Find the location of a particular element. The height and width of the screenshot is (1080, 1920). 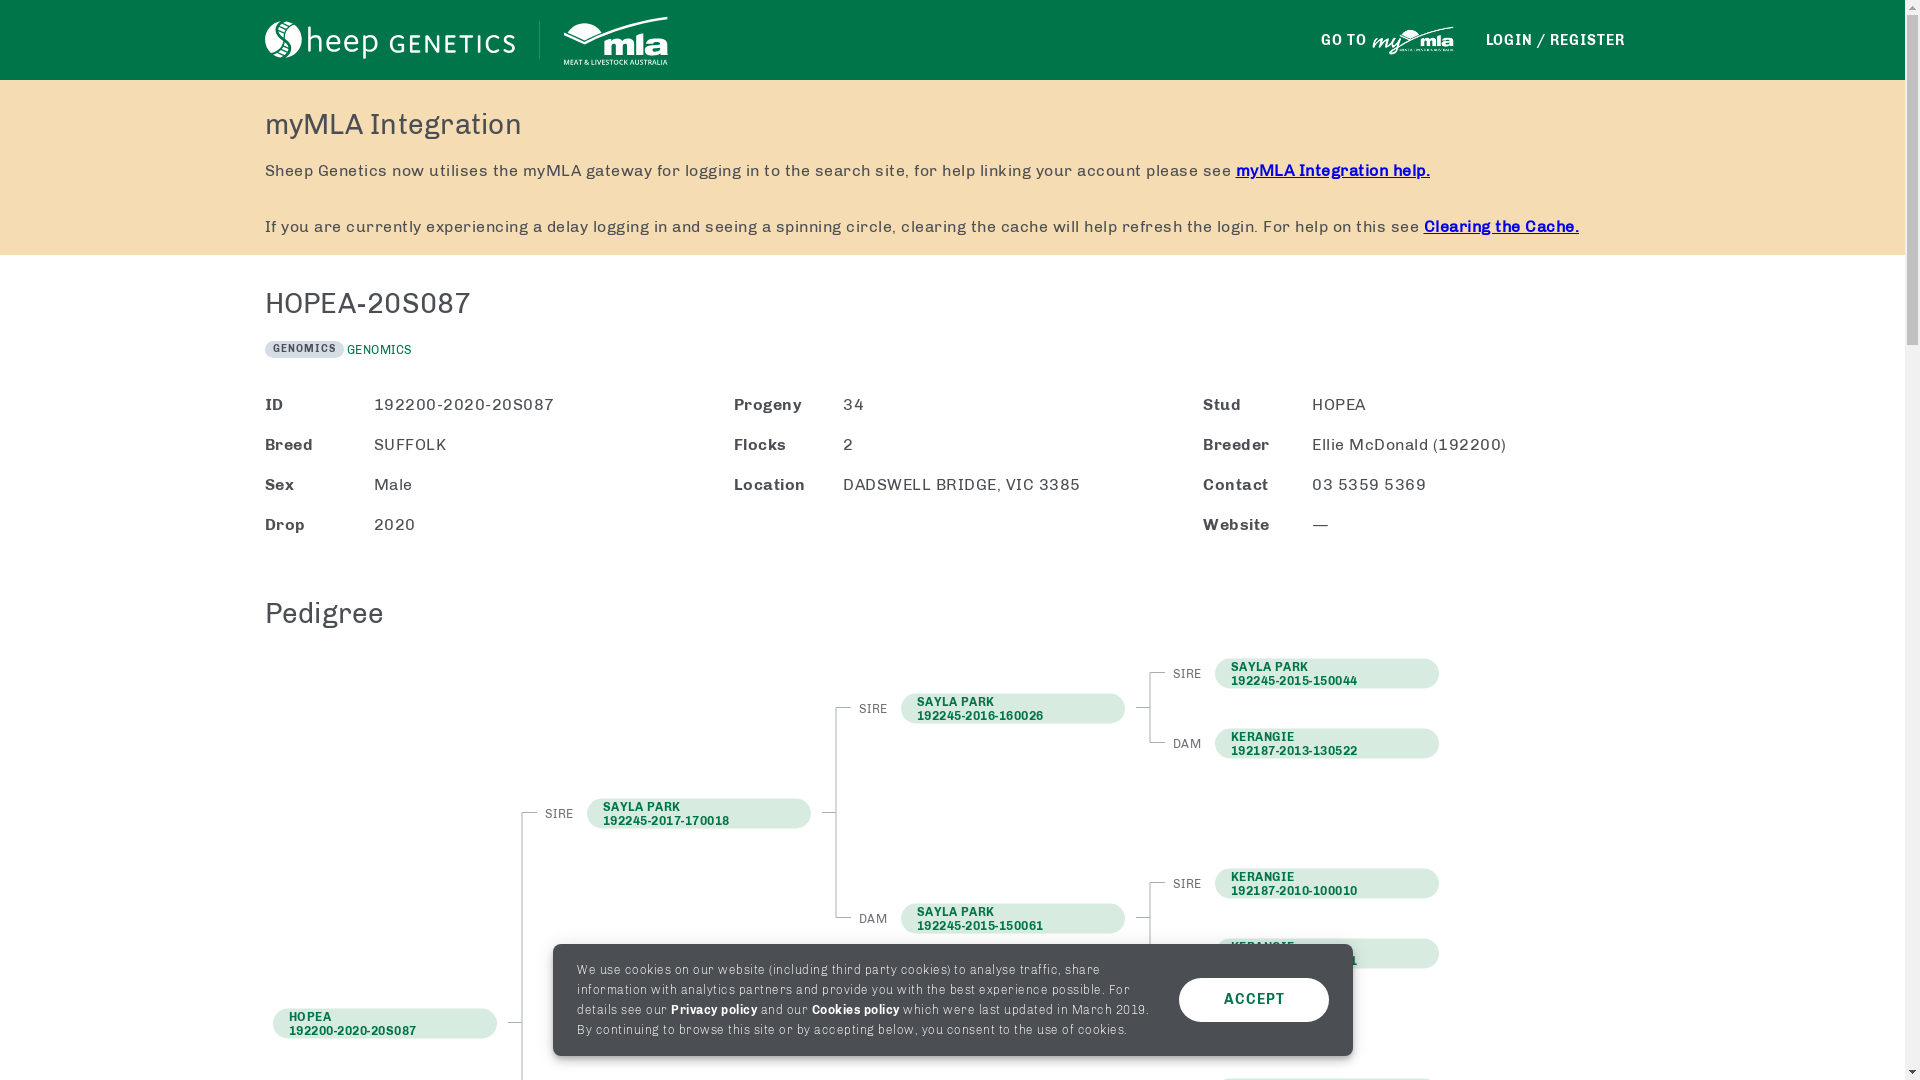

'GENOMICS' is located at coordinates (379, 347).